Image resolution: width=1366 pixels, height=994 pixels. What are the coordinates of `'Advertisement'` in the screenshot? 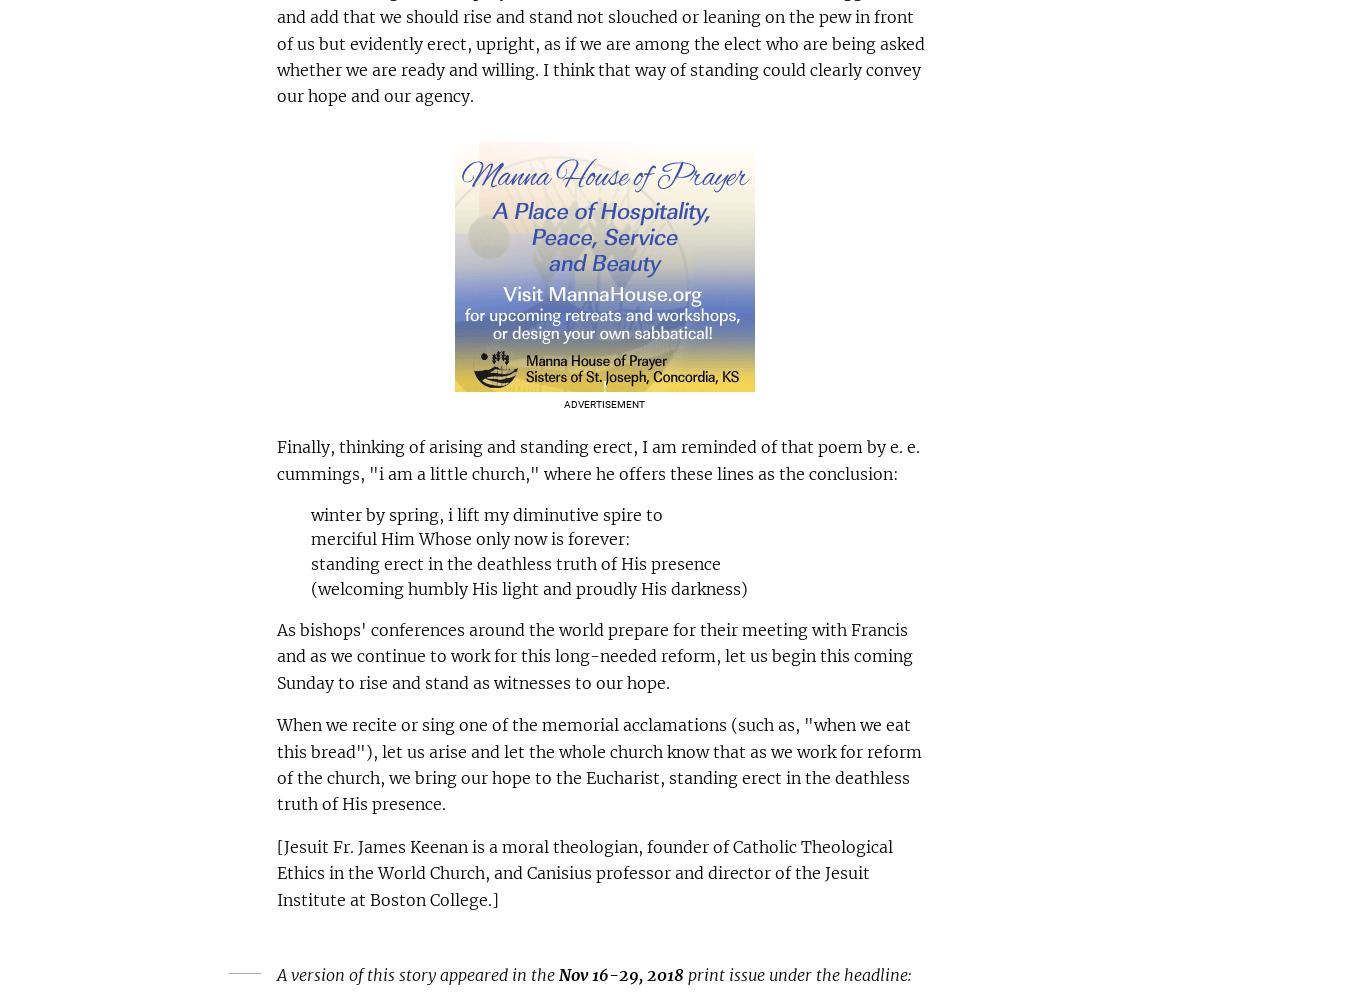 It's located at (603, 402).